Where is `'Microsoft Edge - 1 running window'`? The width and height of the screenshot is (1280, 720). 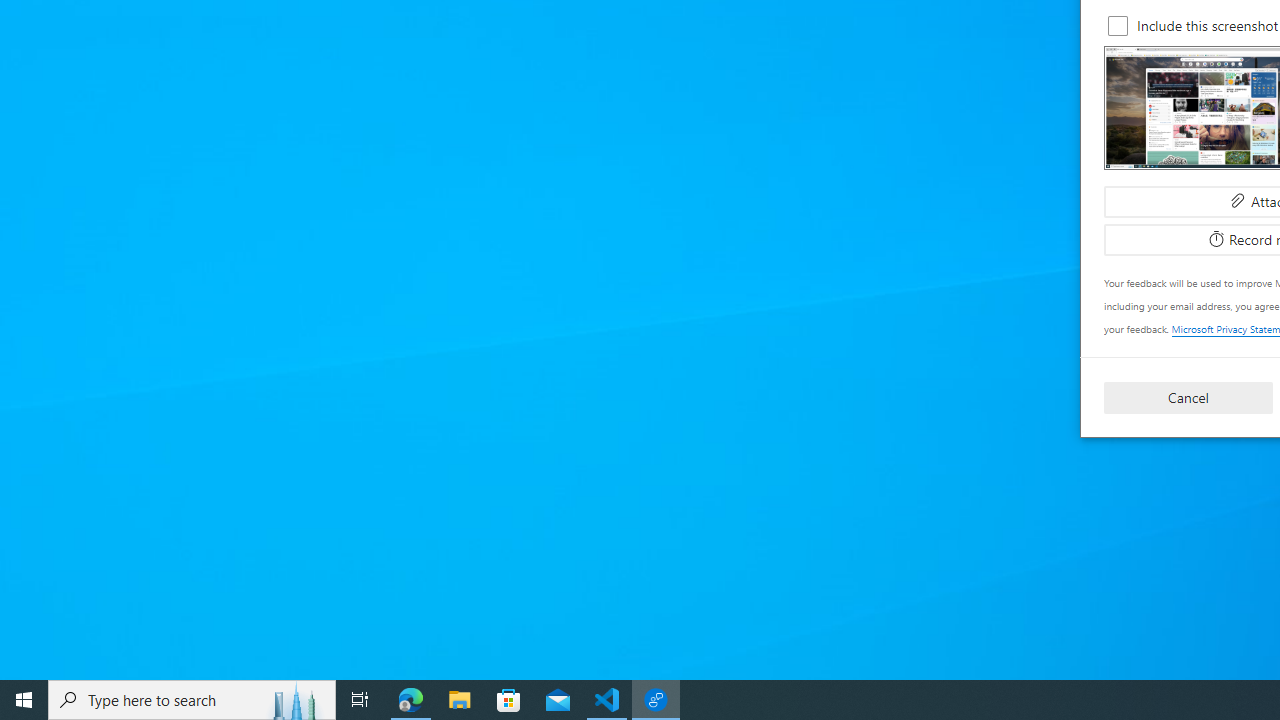 'Microsoft Edge - 1 running window' is located at coordinates (410, 698).